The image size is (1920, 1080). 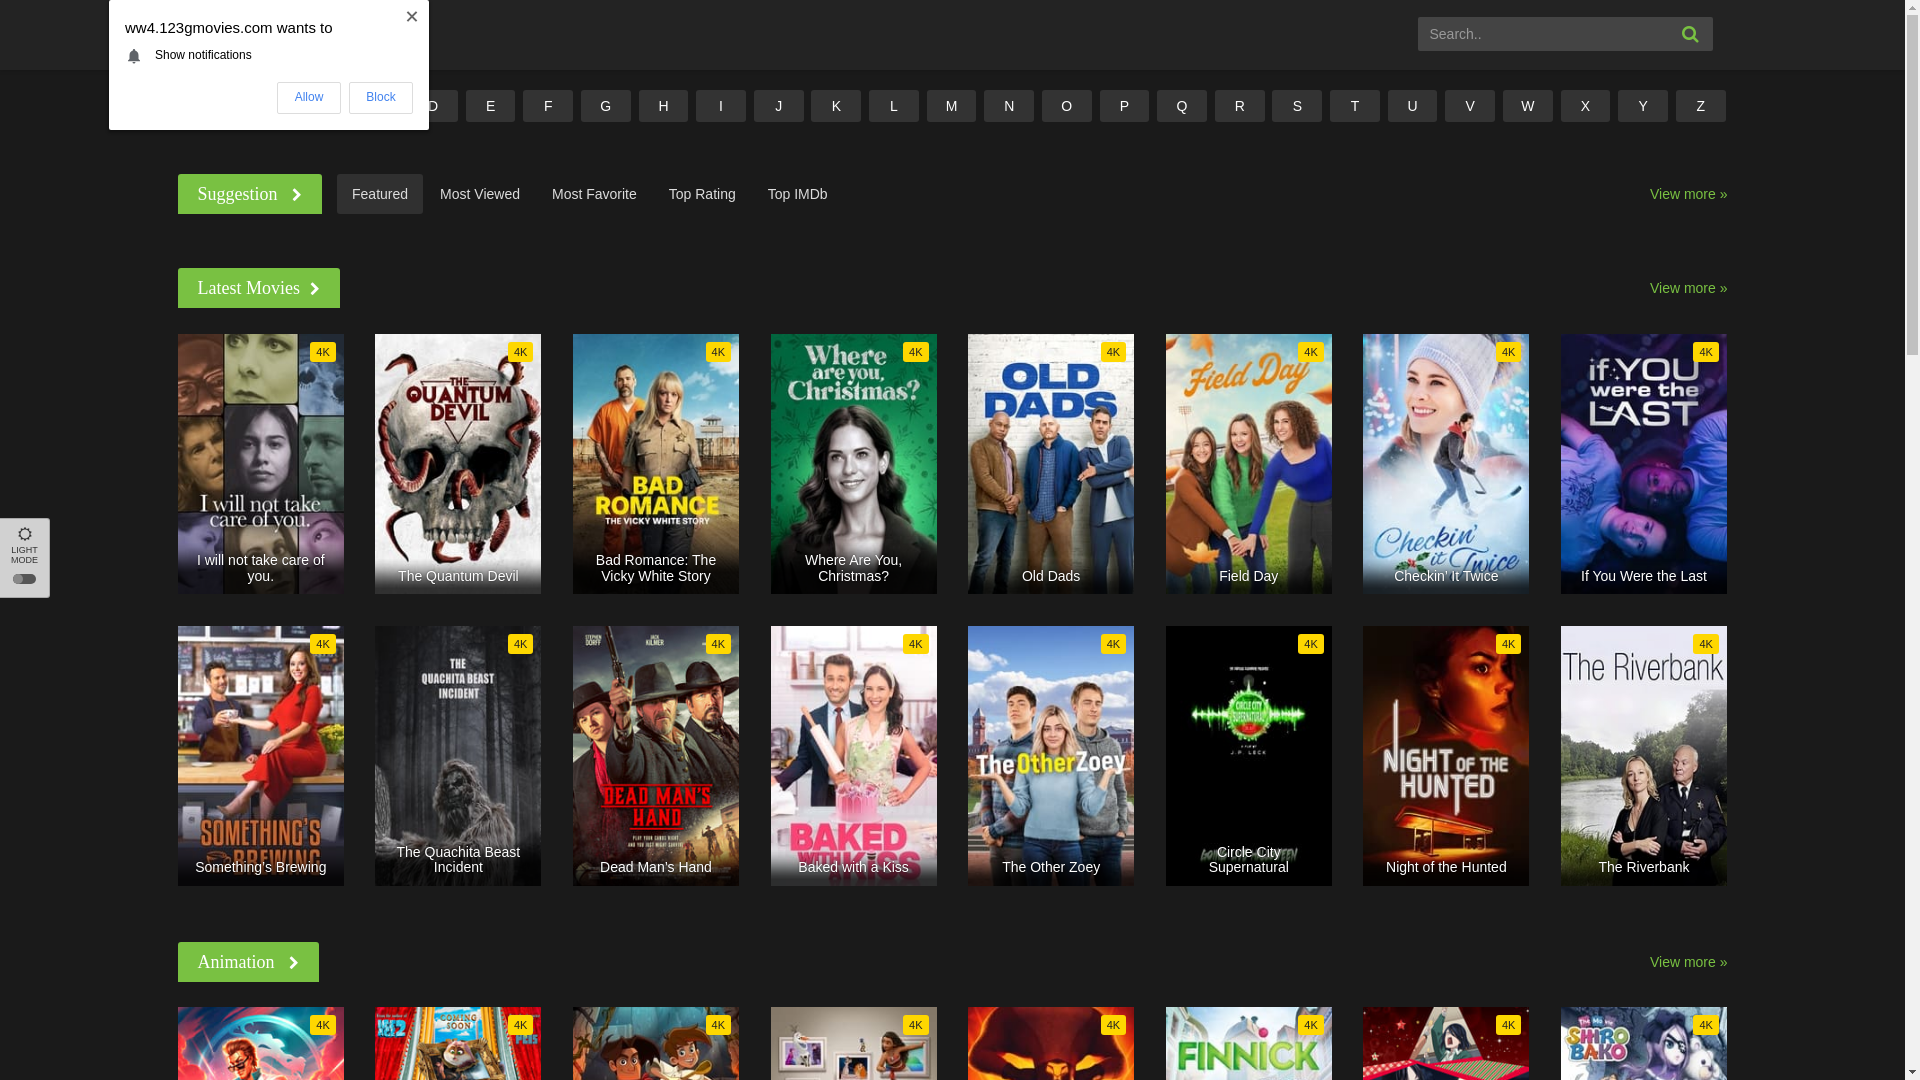 What do you see at coordinates (571, 463) in the screenshot?
I see `'4K` at bounding box center [571, 463].